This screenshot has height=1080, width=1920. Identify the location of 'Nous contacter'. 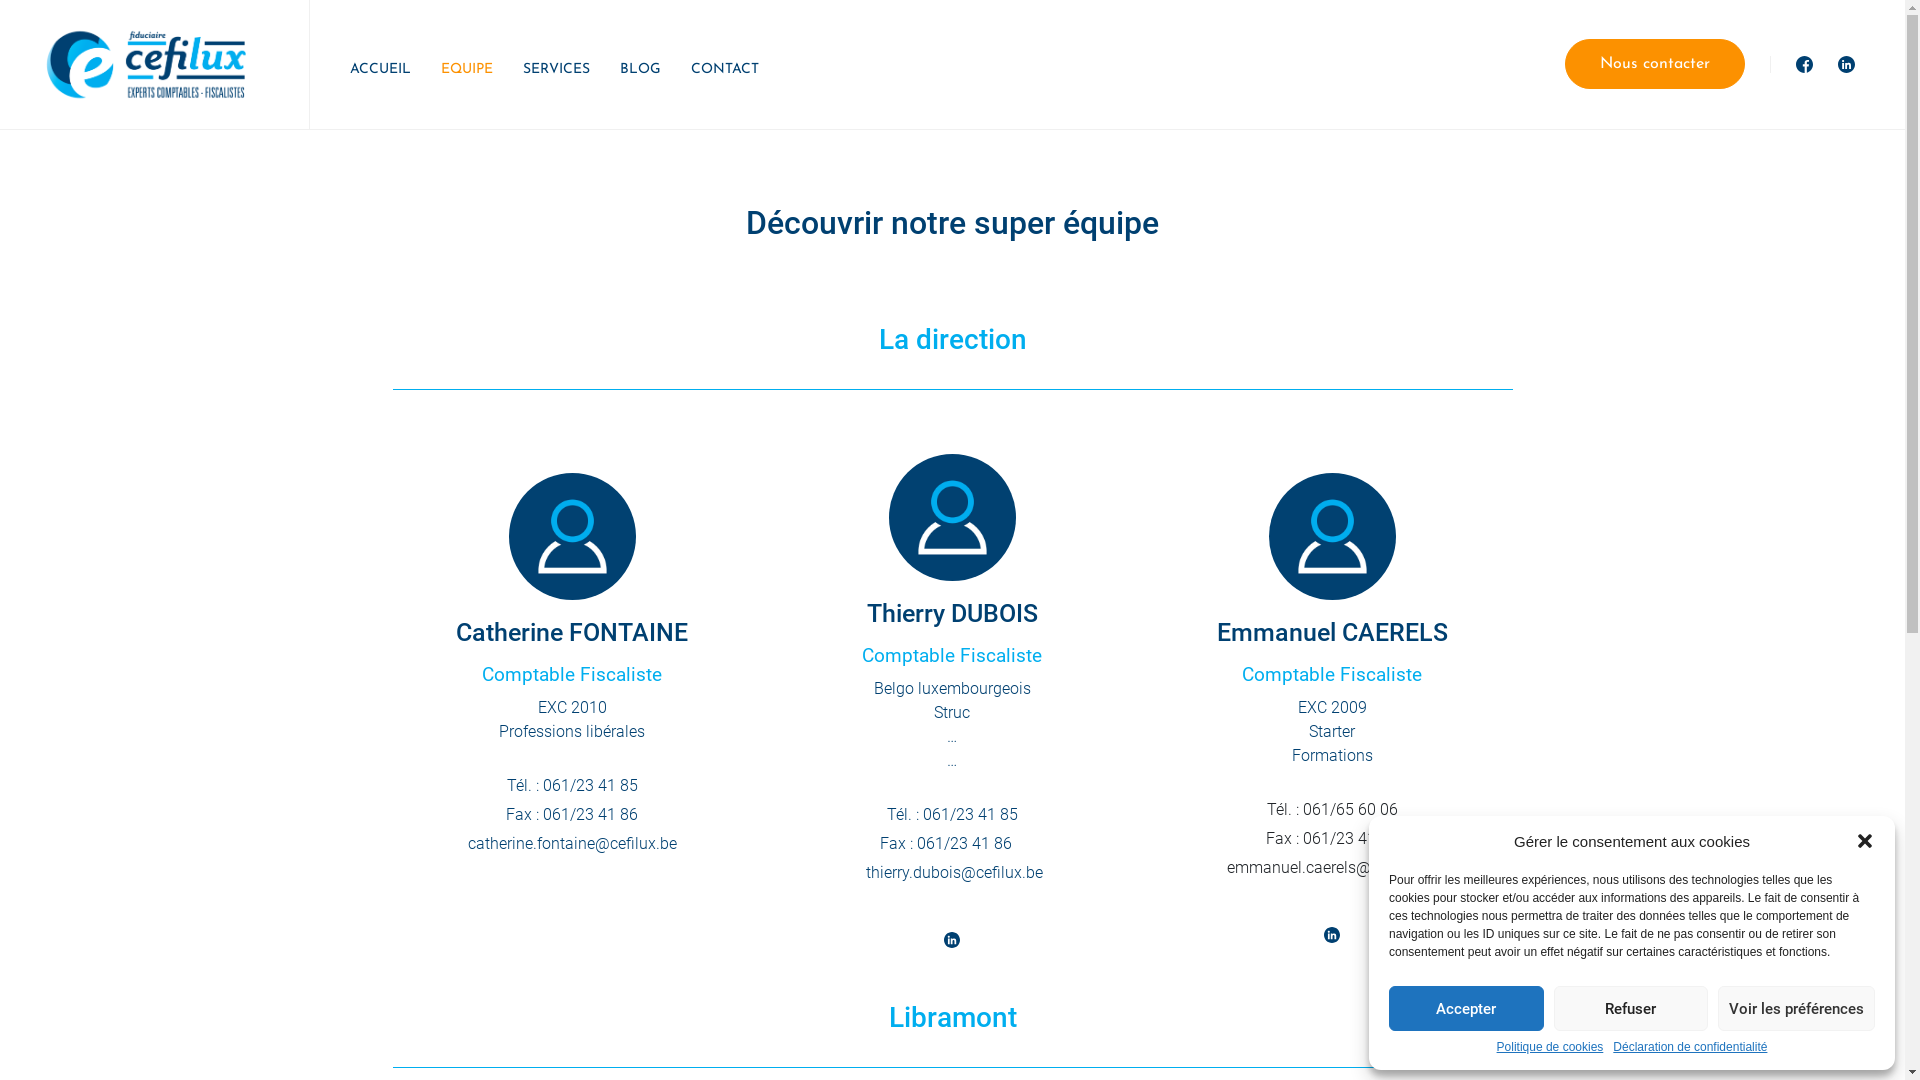
(1655, 63).